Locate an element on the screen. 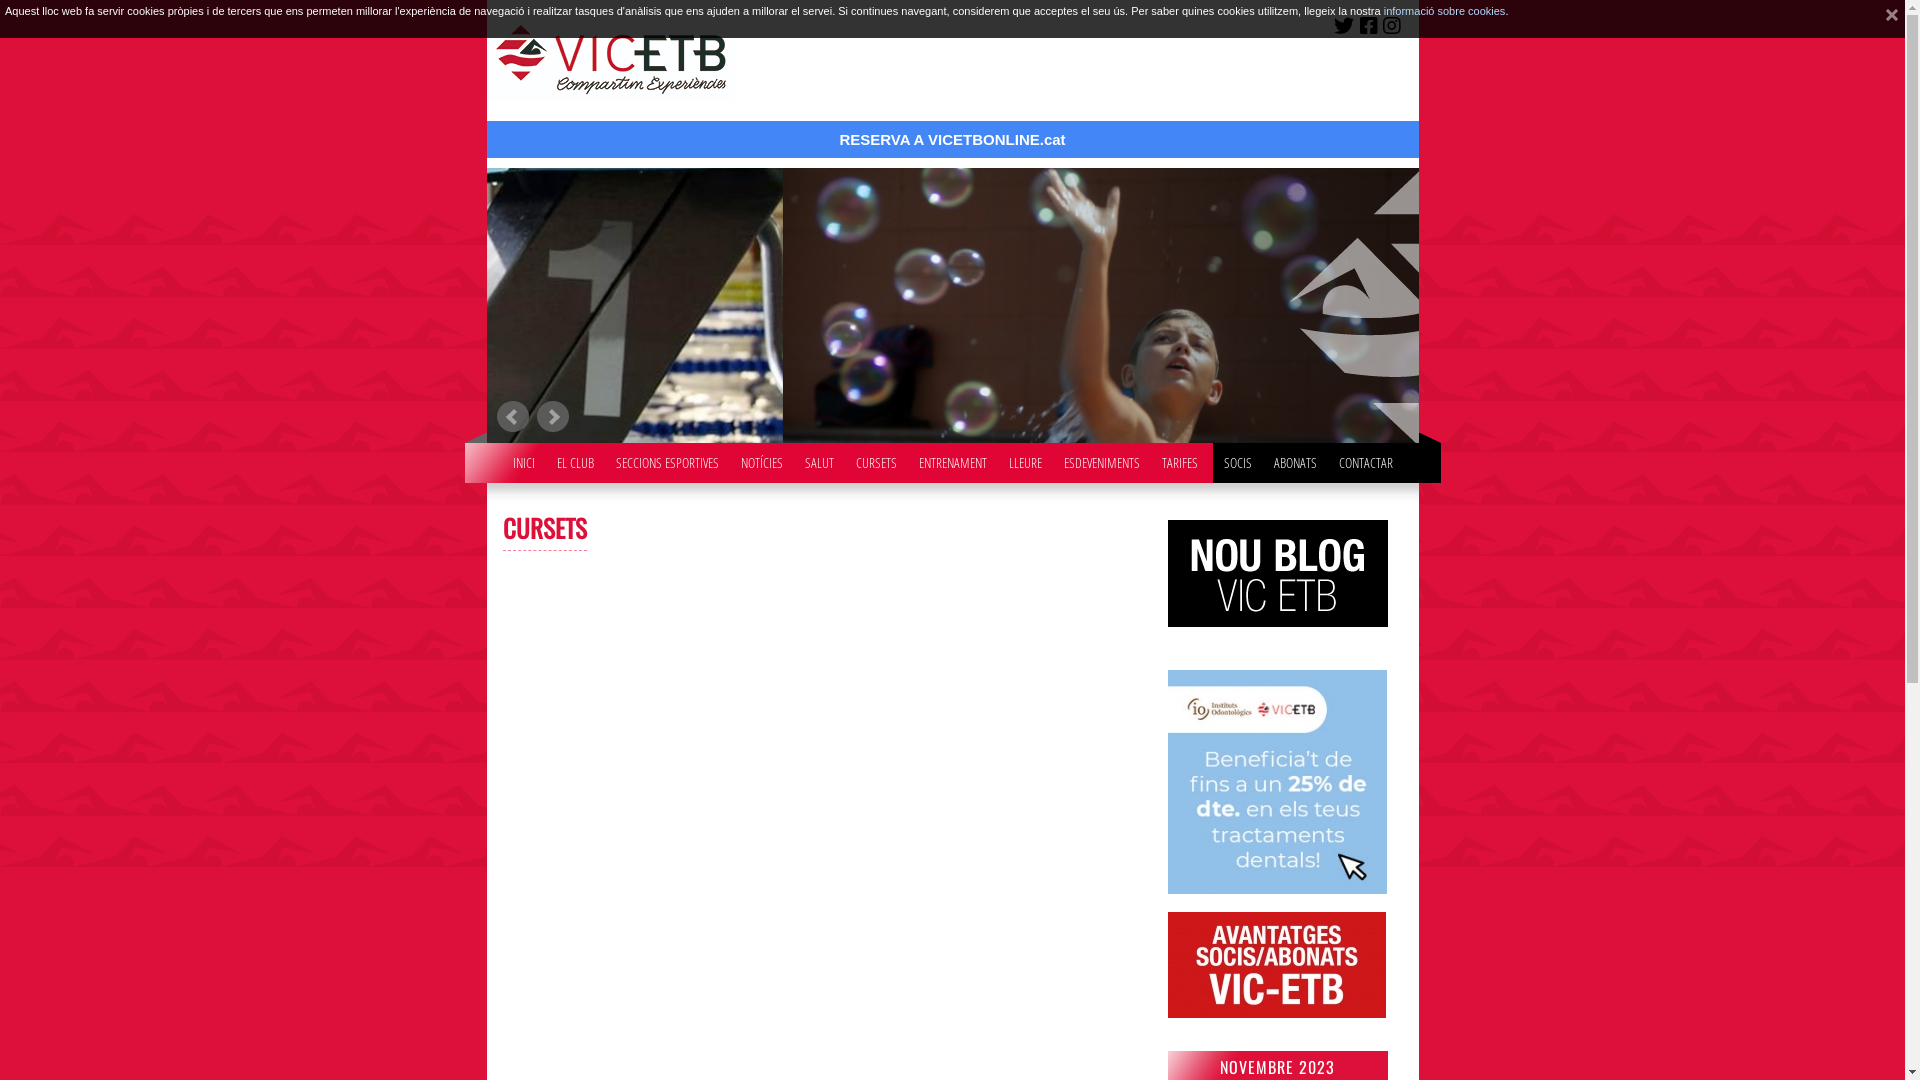 The height and width of the screenshot is (1080, 1920). 'SOCIS' is located at coordinates (1213, 458).